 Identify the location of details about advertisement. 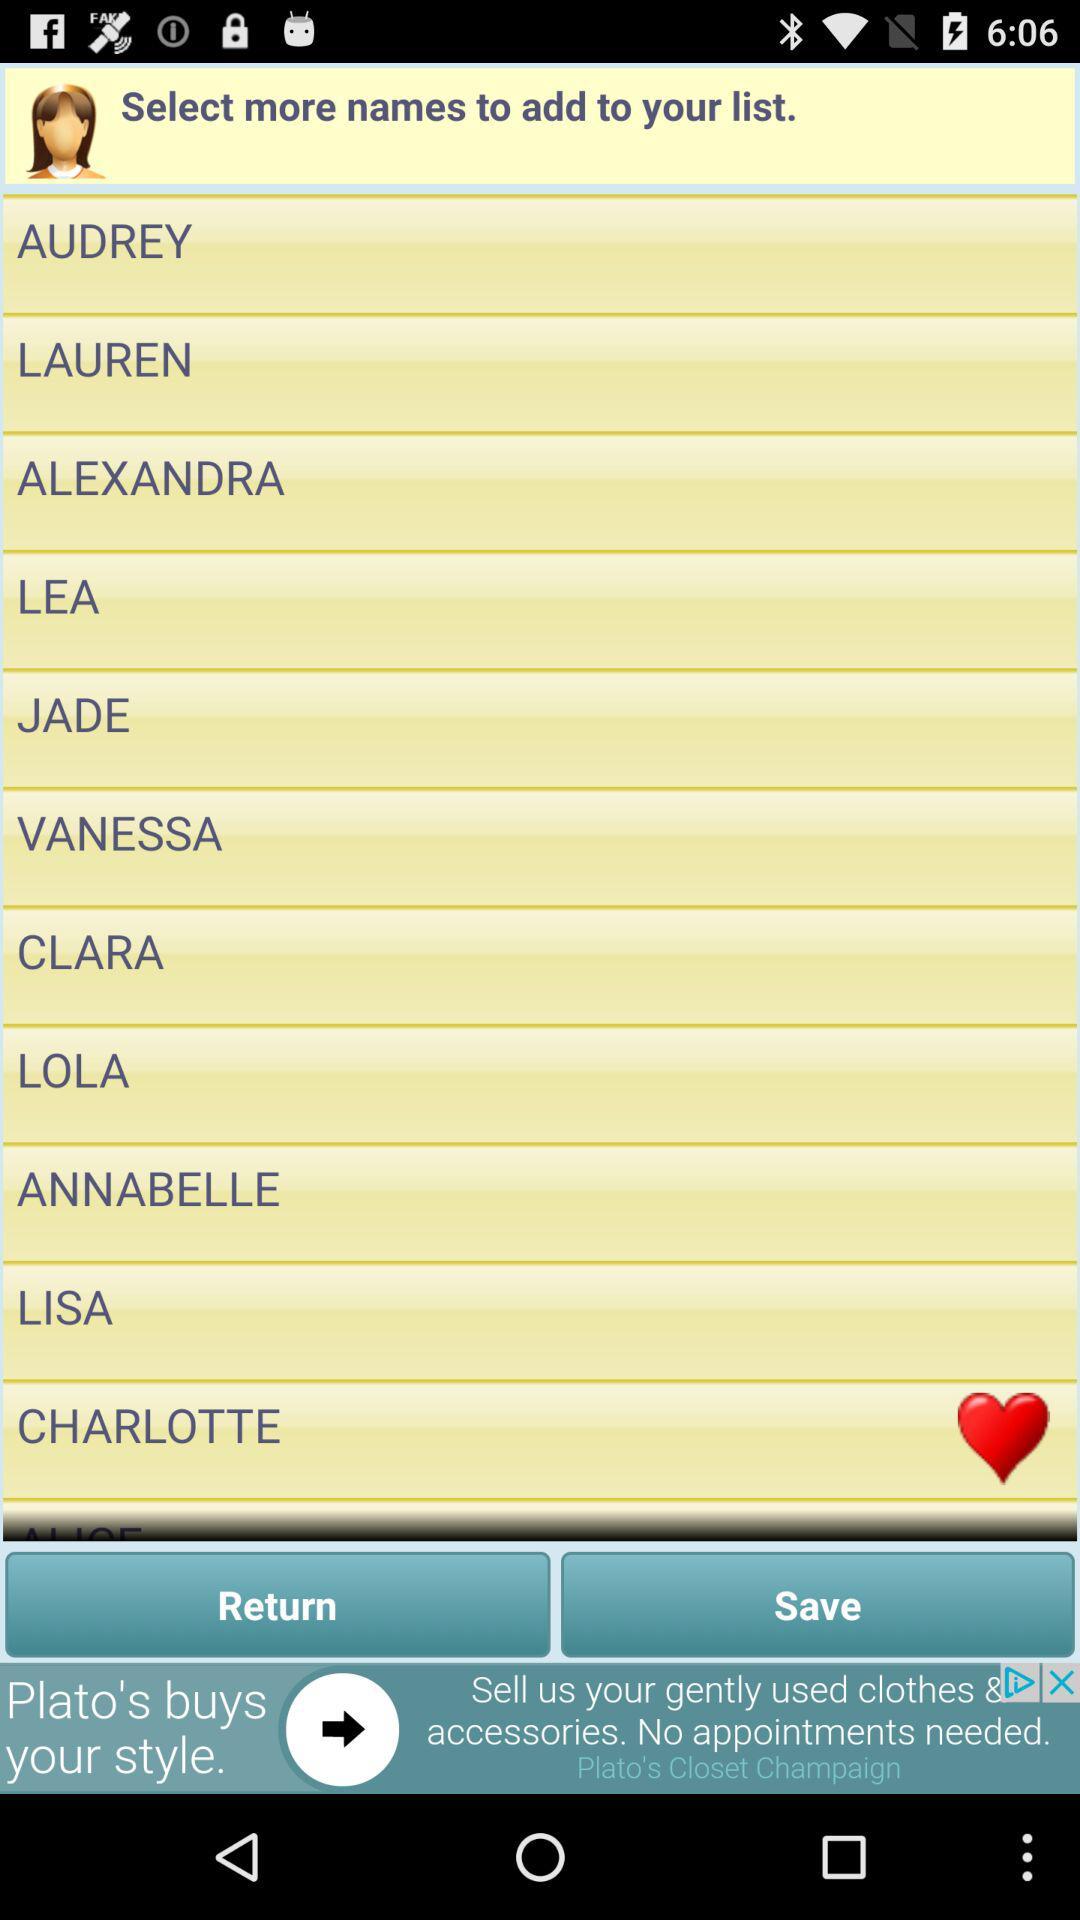
(540, 1727).